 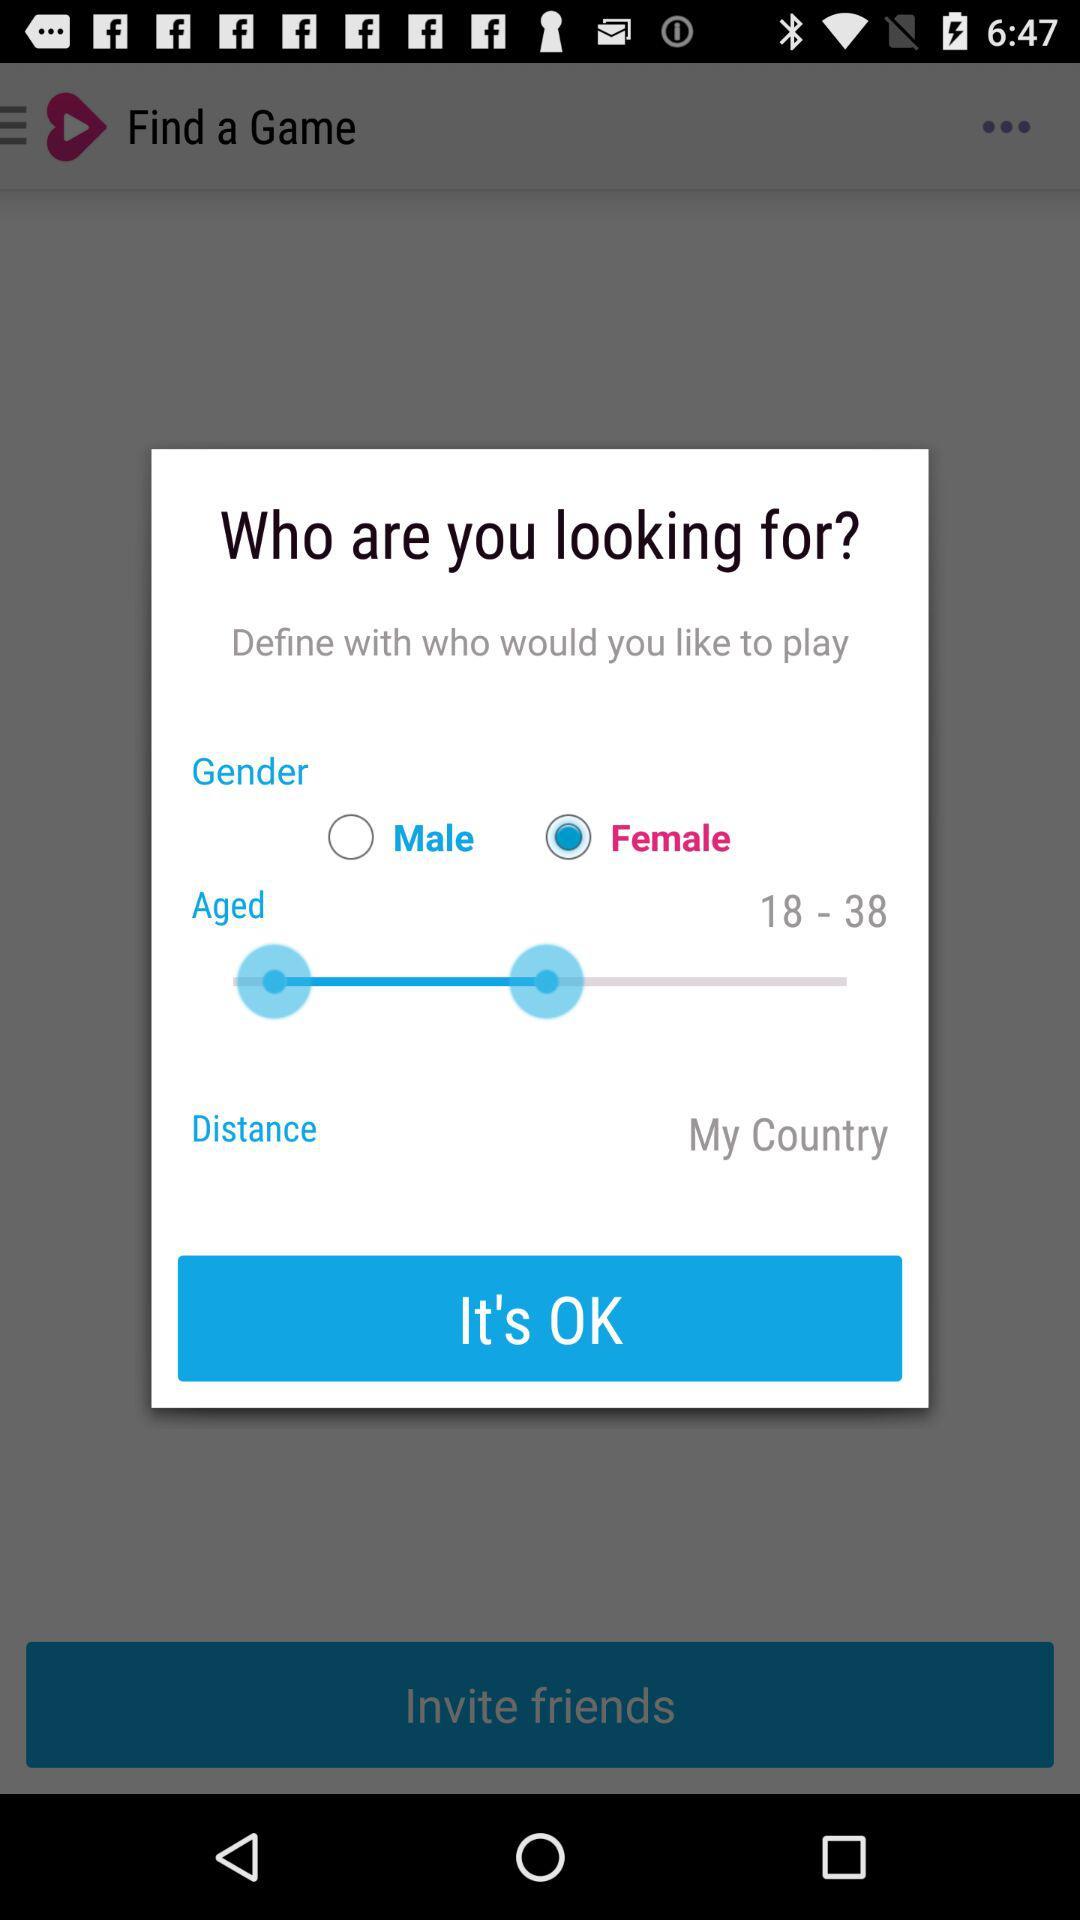 I want to click on icon to the right of male icon, so click(x=627, y=836).